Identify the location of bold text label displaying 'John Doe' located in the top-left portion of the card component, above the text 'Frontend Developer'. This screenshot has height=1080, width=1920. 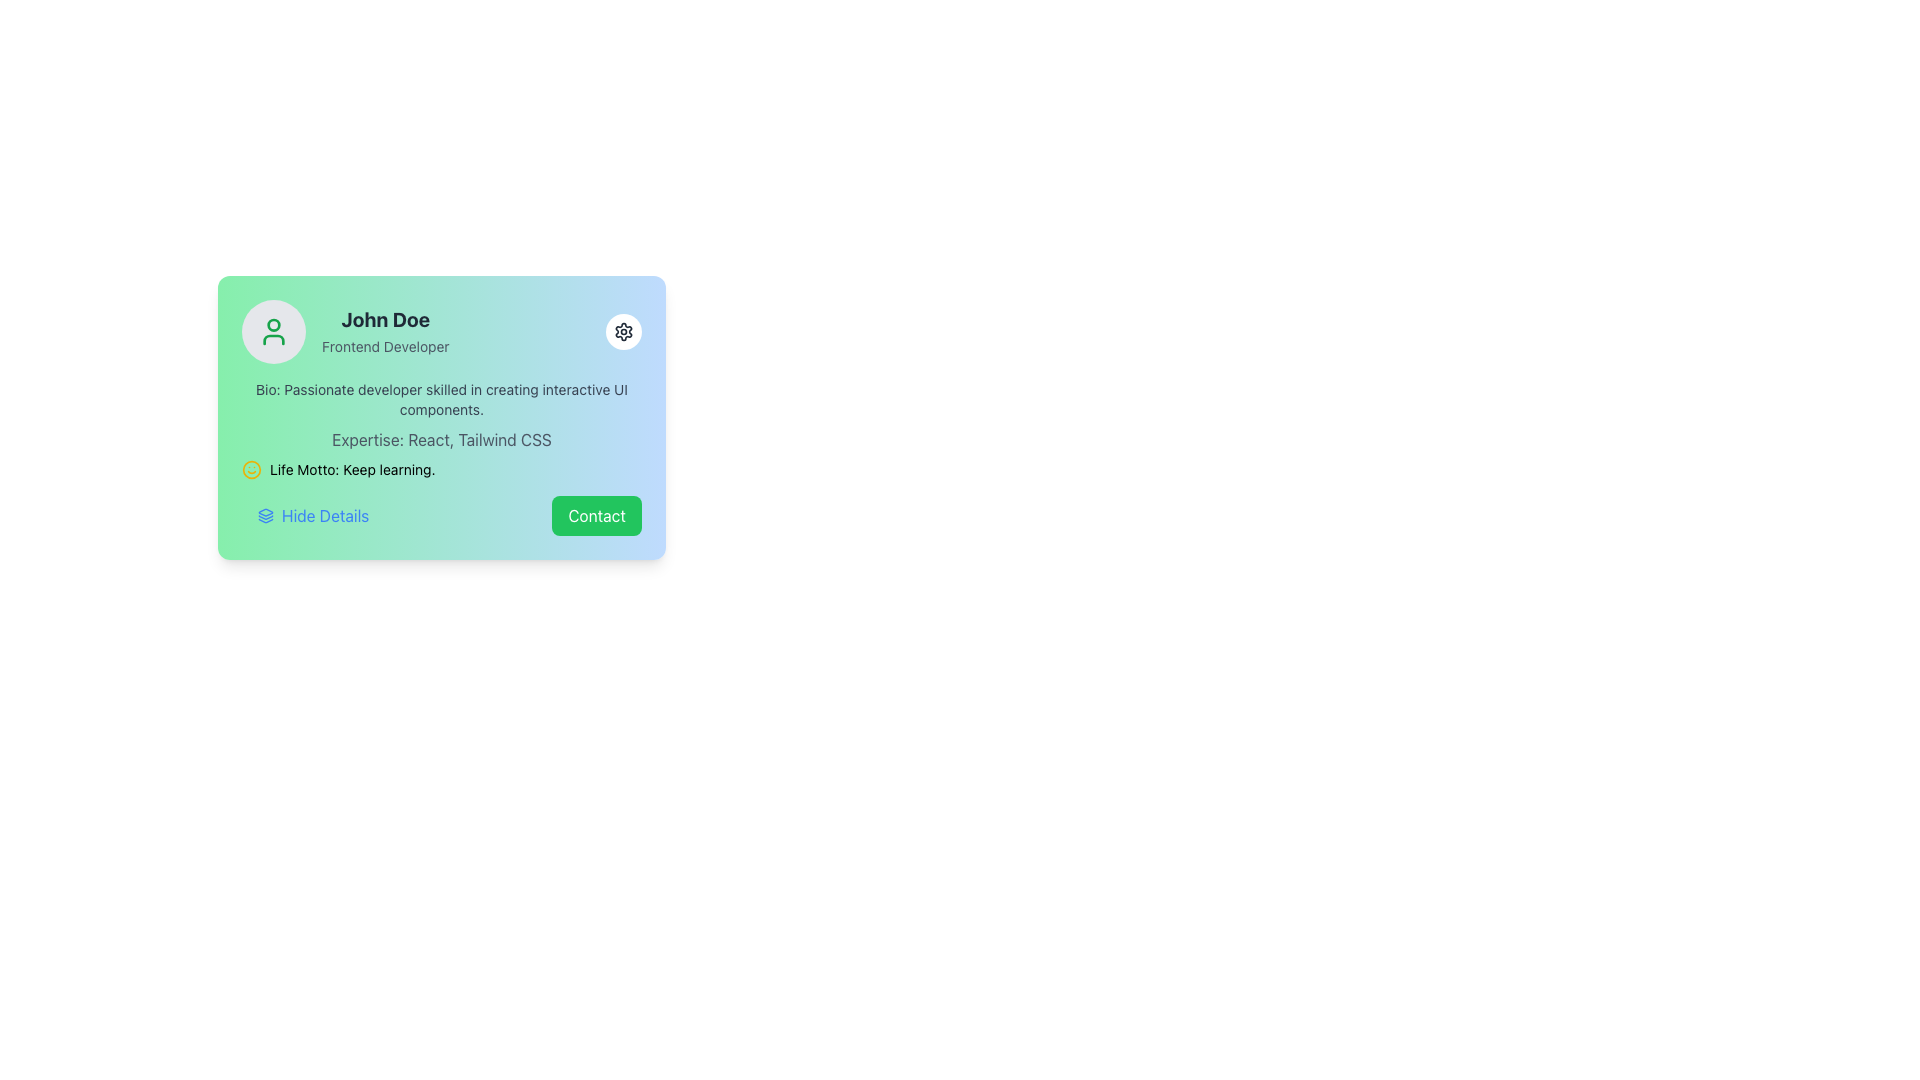
(385, 319).